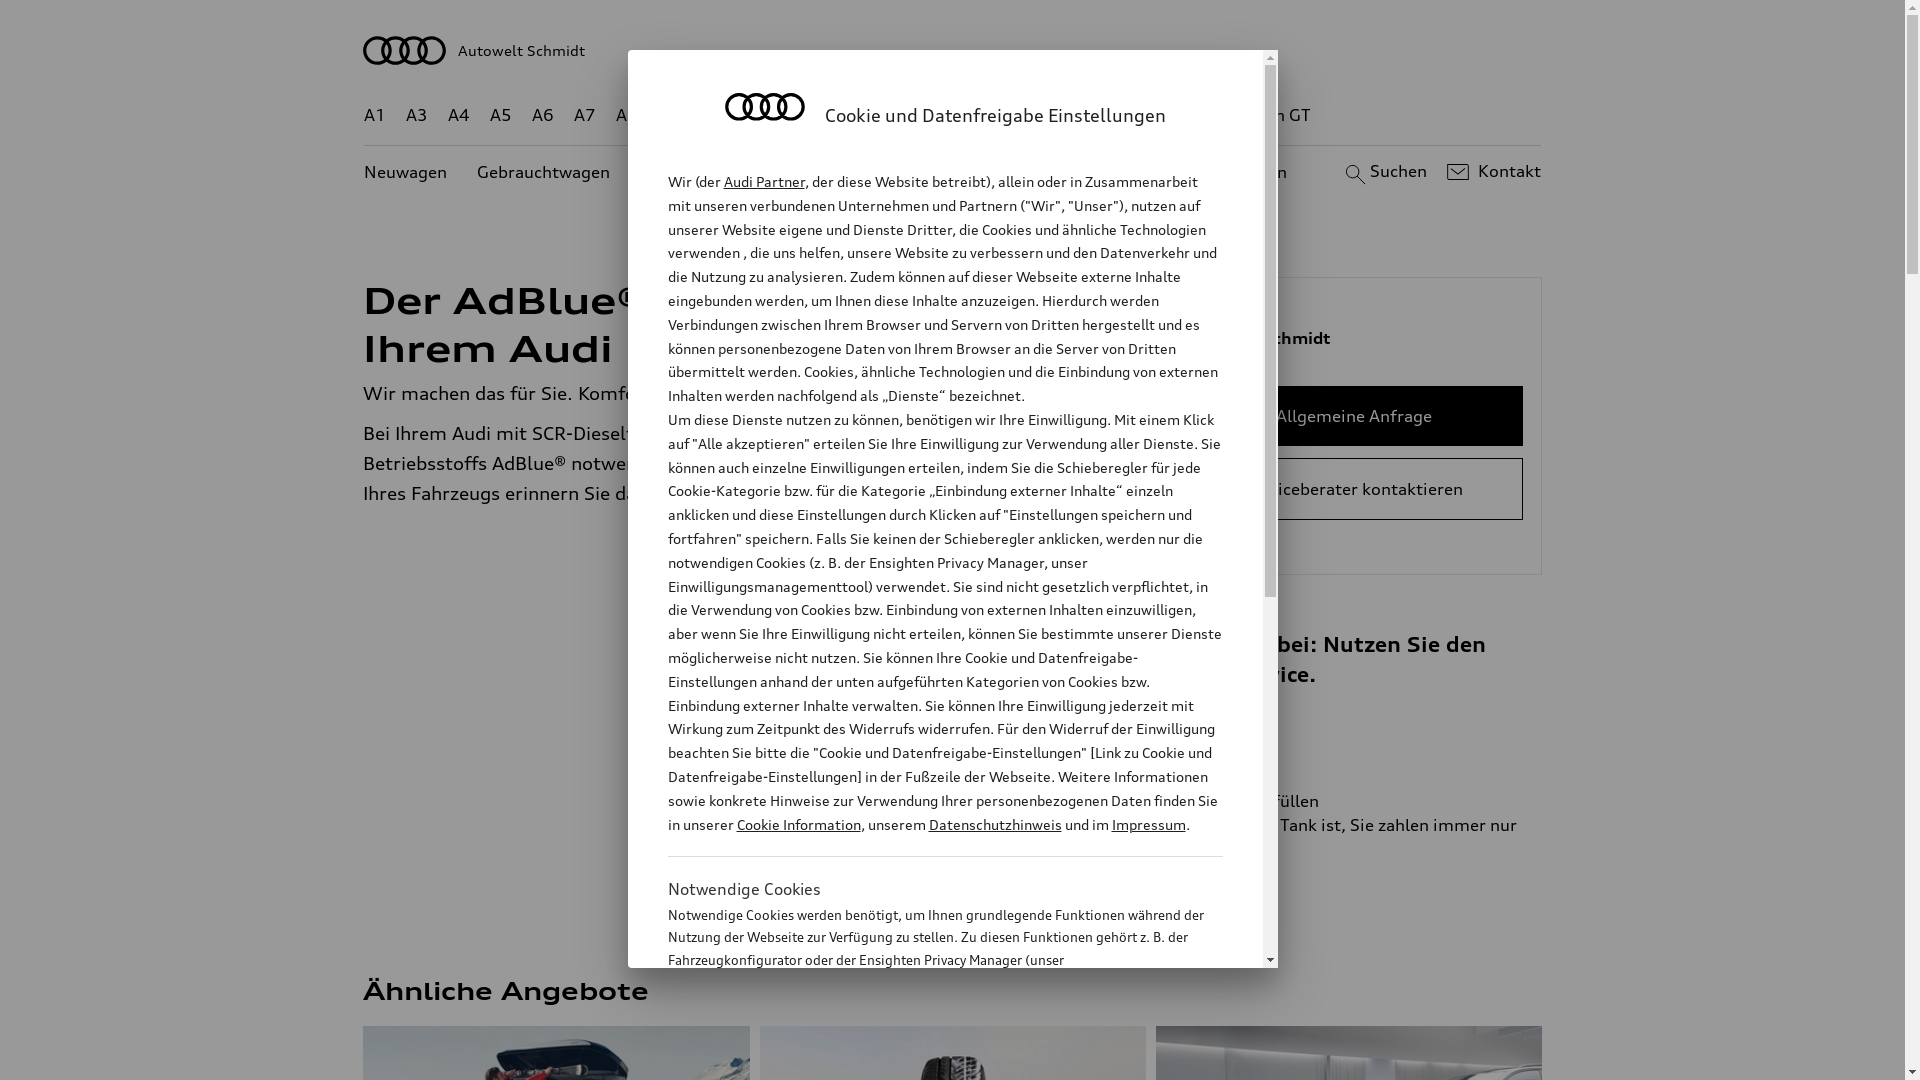  Describe the element at coordinates (1353, 415) in the screenshot. I see `'Allgemeine Anfrage'` at that location.